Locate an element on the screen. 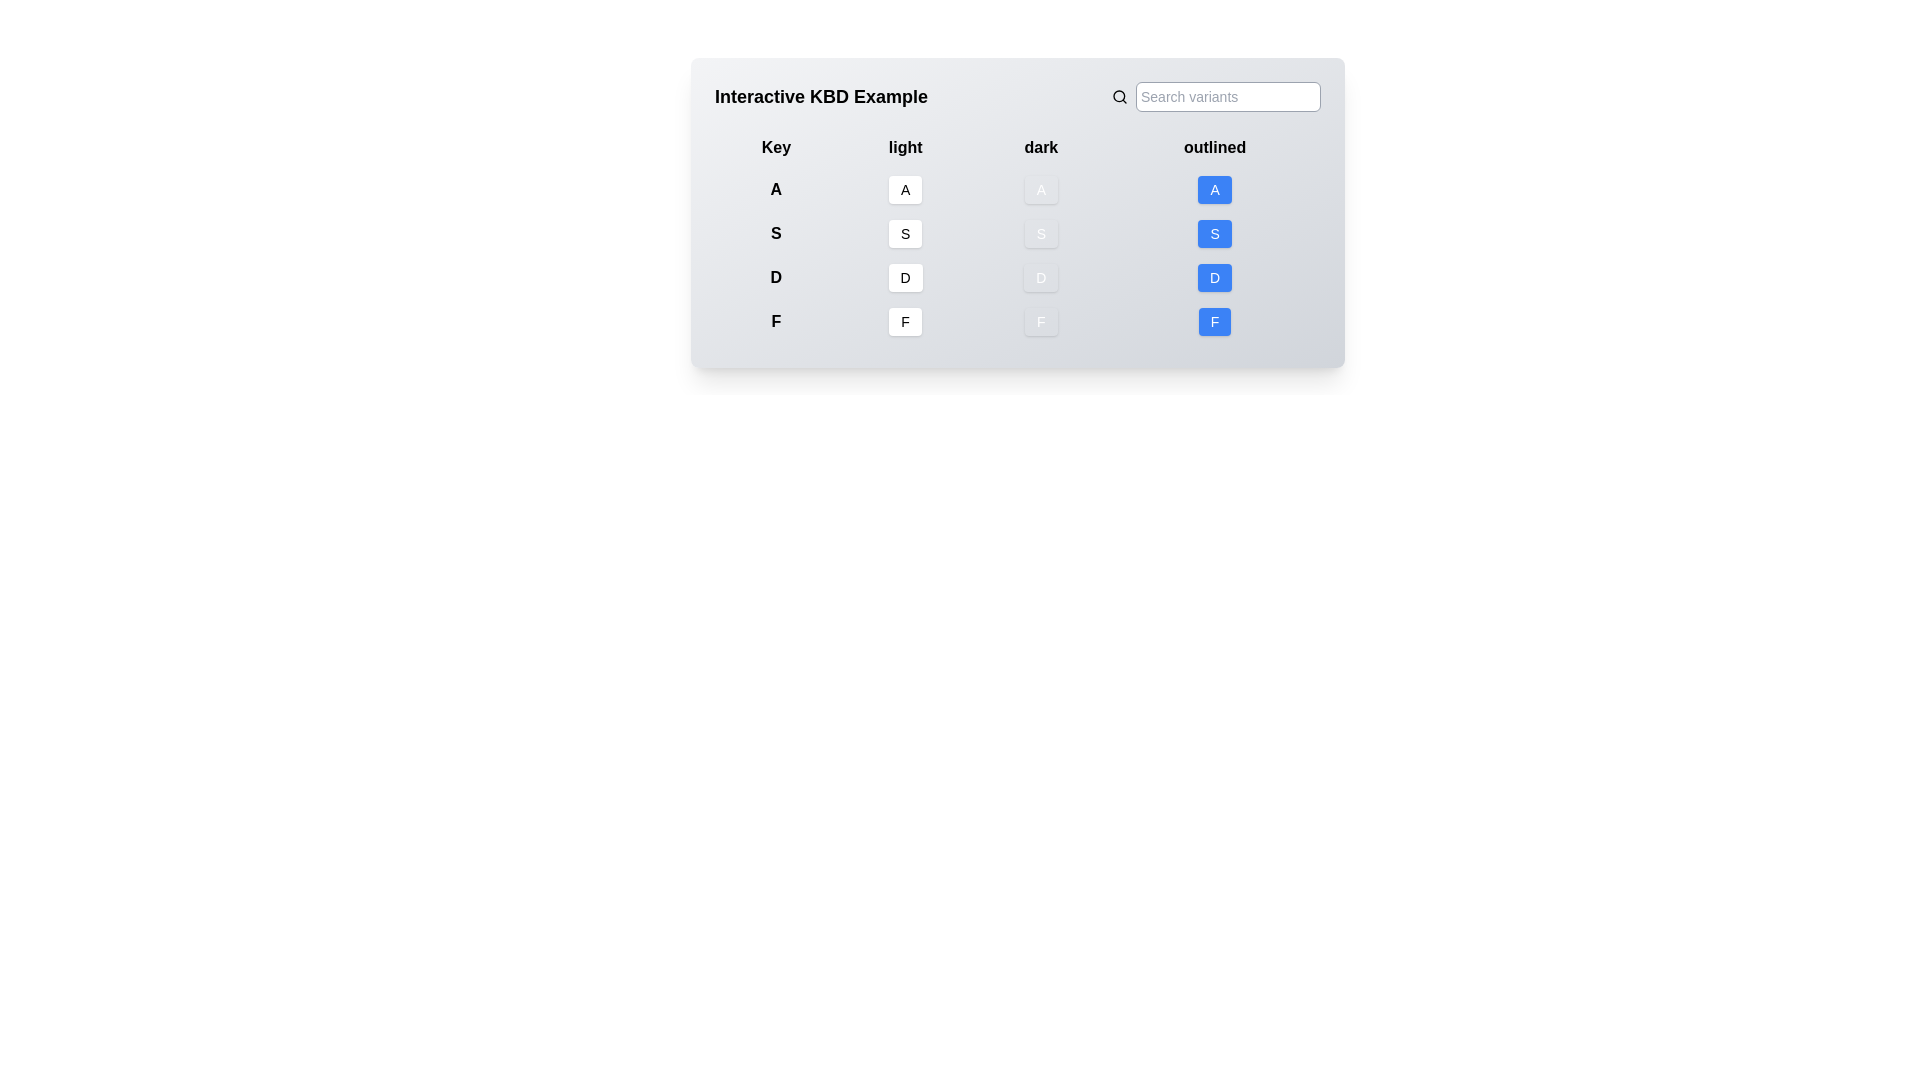  the button labeled 'S' that represents a 'light' style variant, positioned under the 'light' column and aligned horizontally with adjacent elements in the same row is located at coordinates (904, 233).